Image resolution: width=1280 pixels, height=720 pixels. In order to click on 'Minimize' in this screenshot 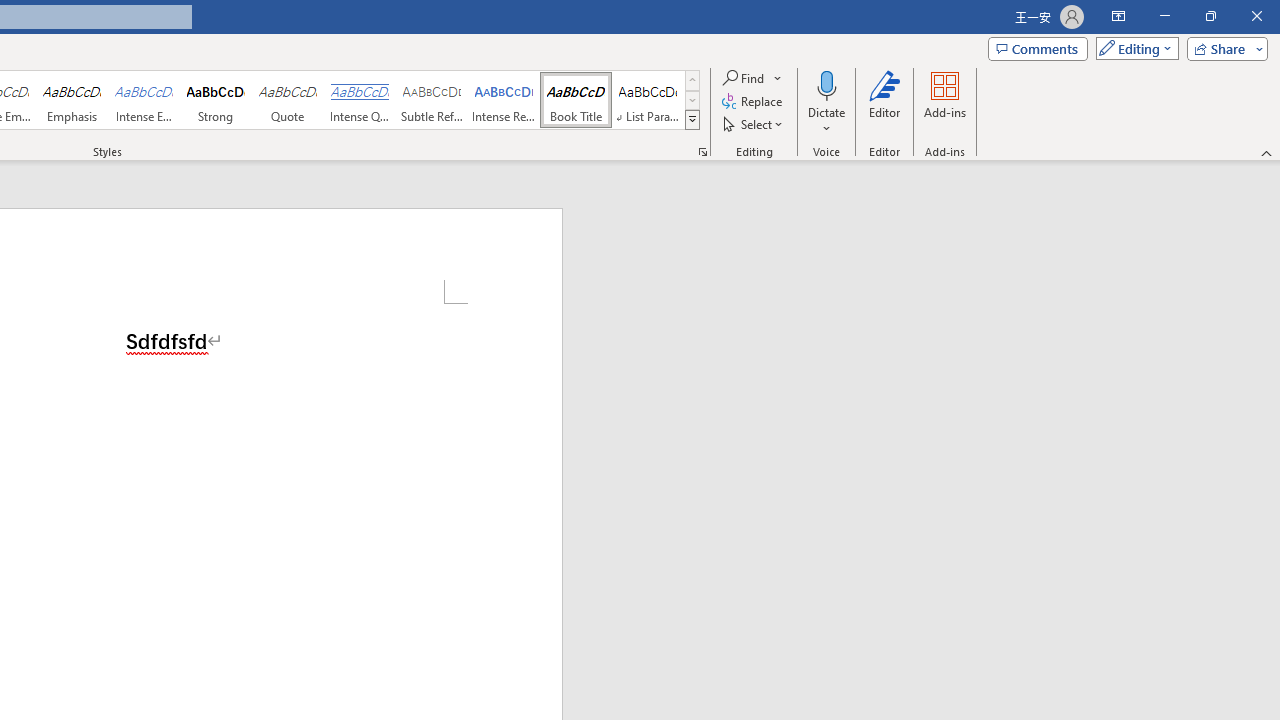, I will do `click(1164, 16)`.